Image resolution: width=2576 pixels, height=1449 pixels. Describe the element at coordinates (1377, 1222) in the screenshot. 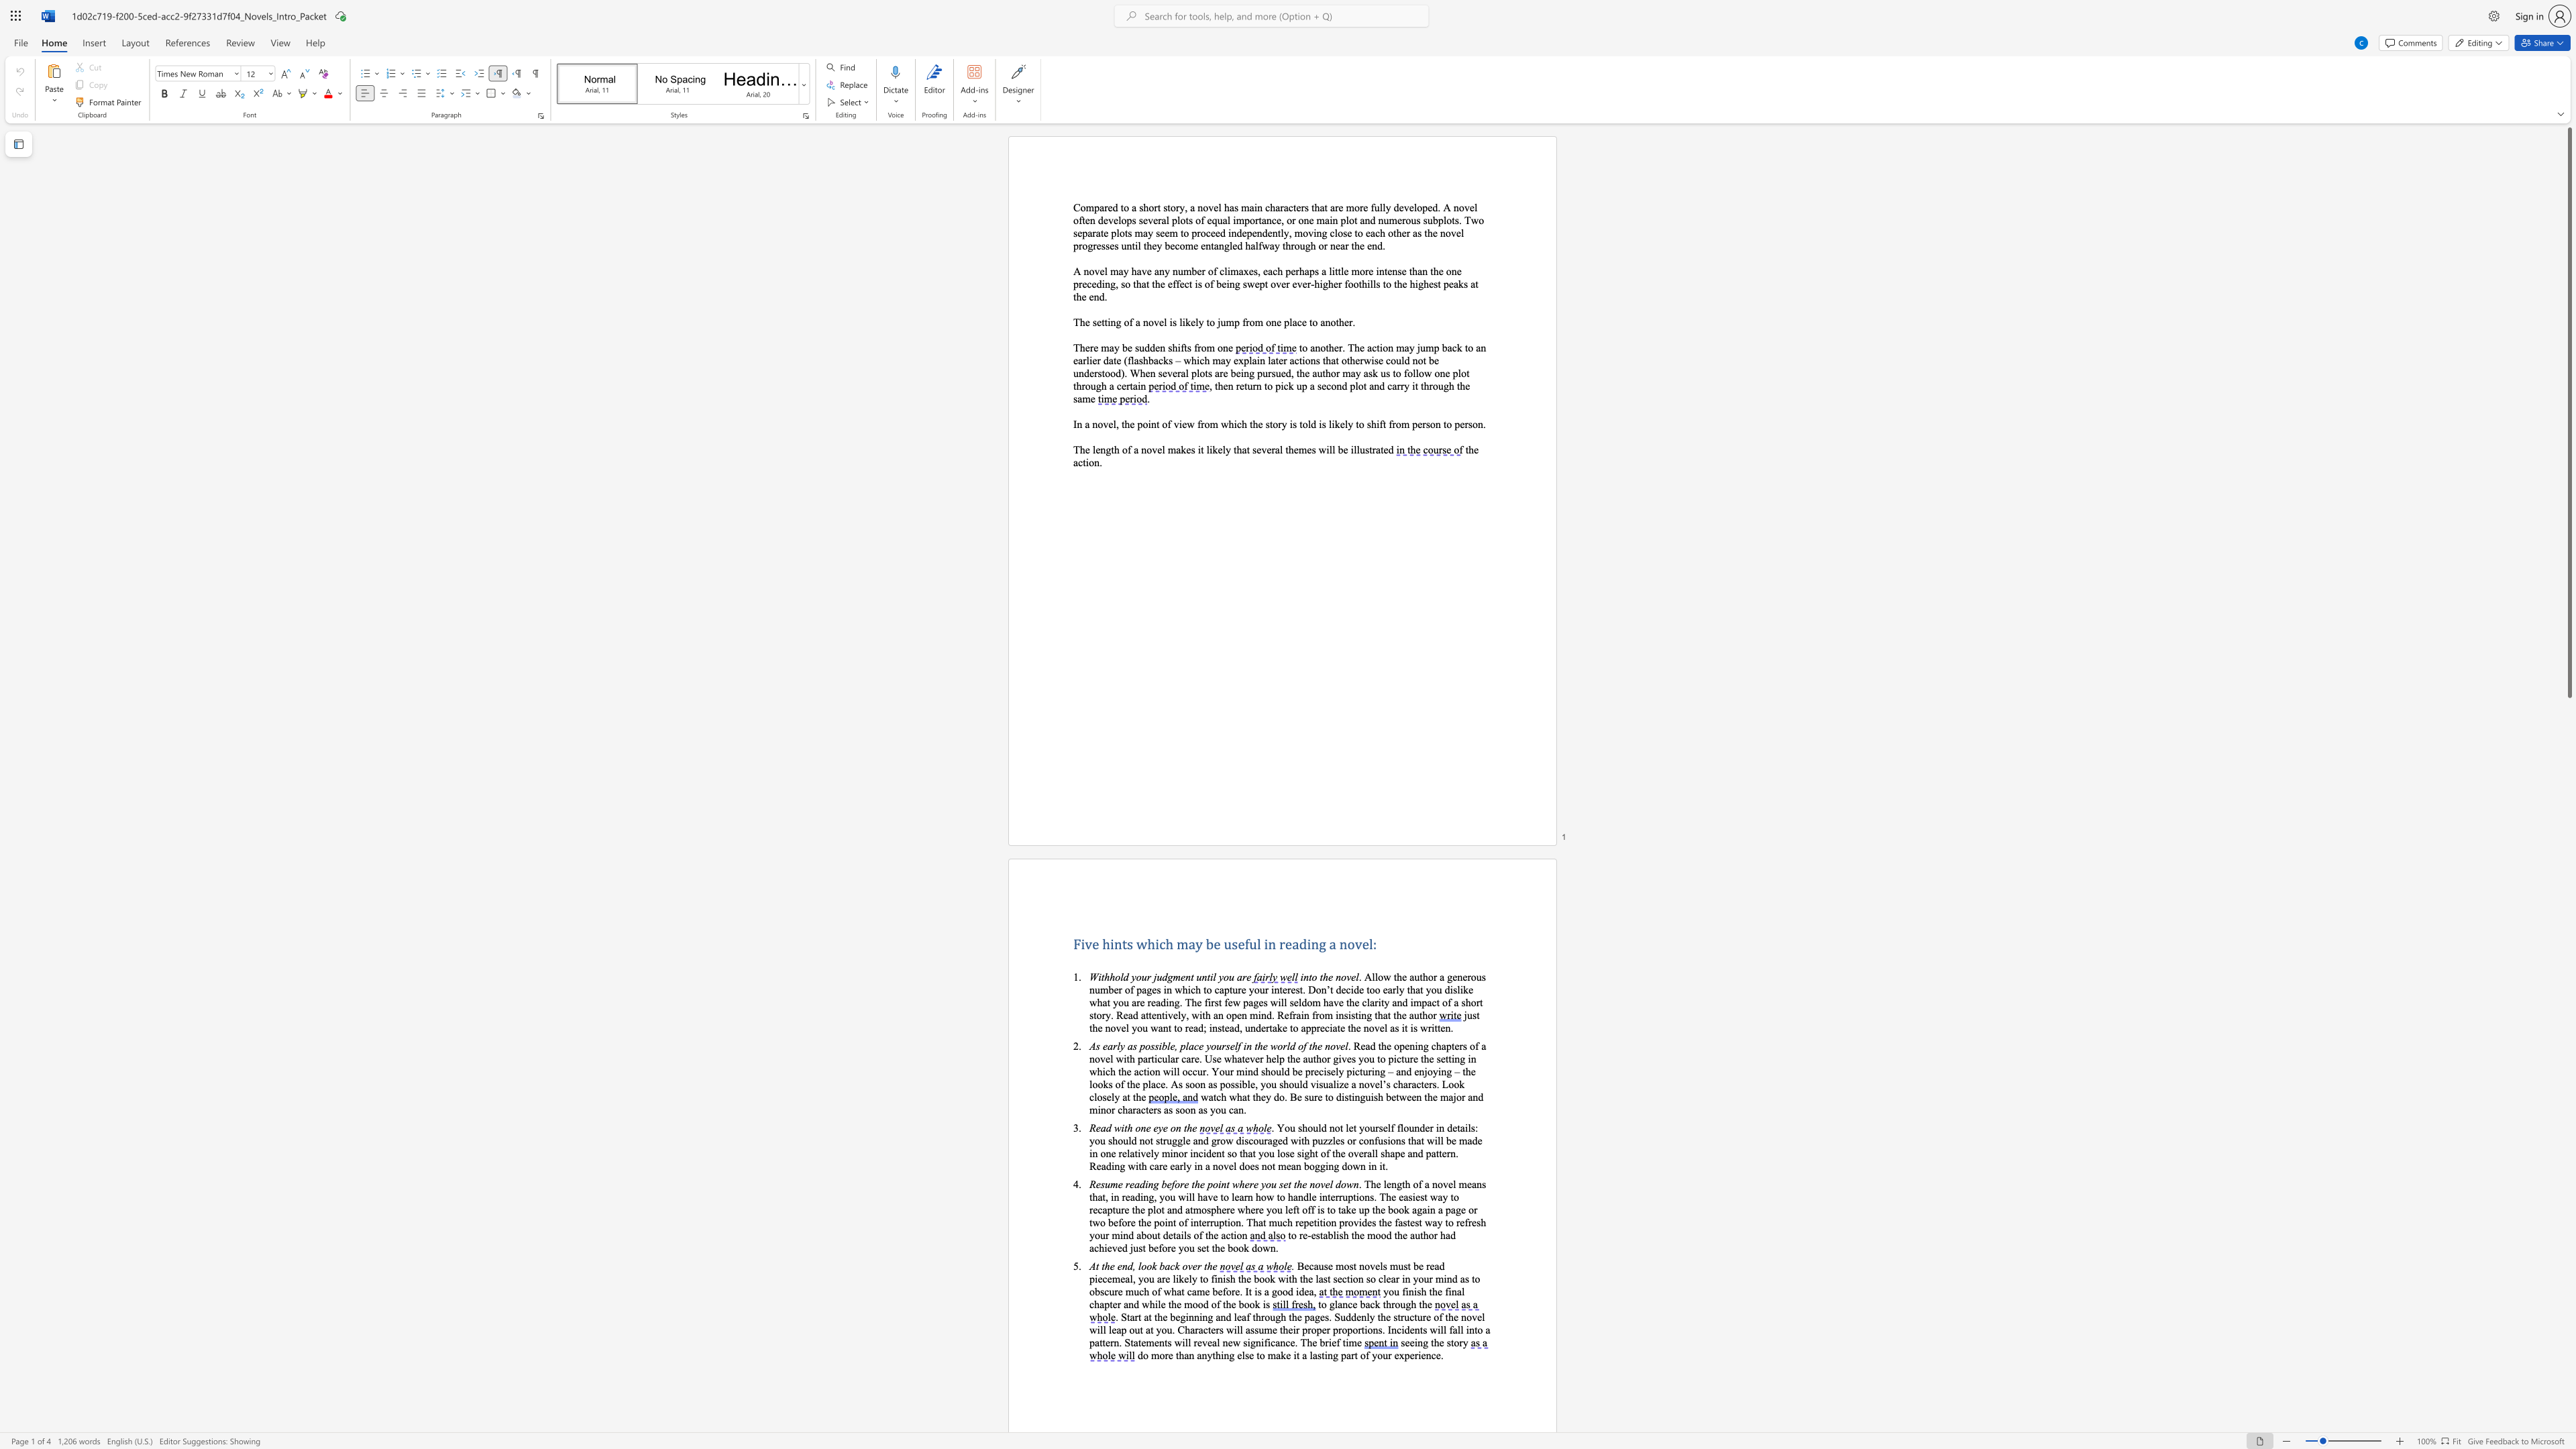

I see `the subset text "the fastest way to refresh your mind about det" within the text "the fastest way to refresh your mind about details of the action"` at that location.